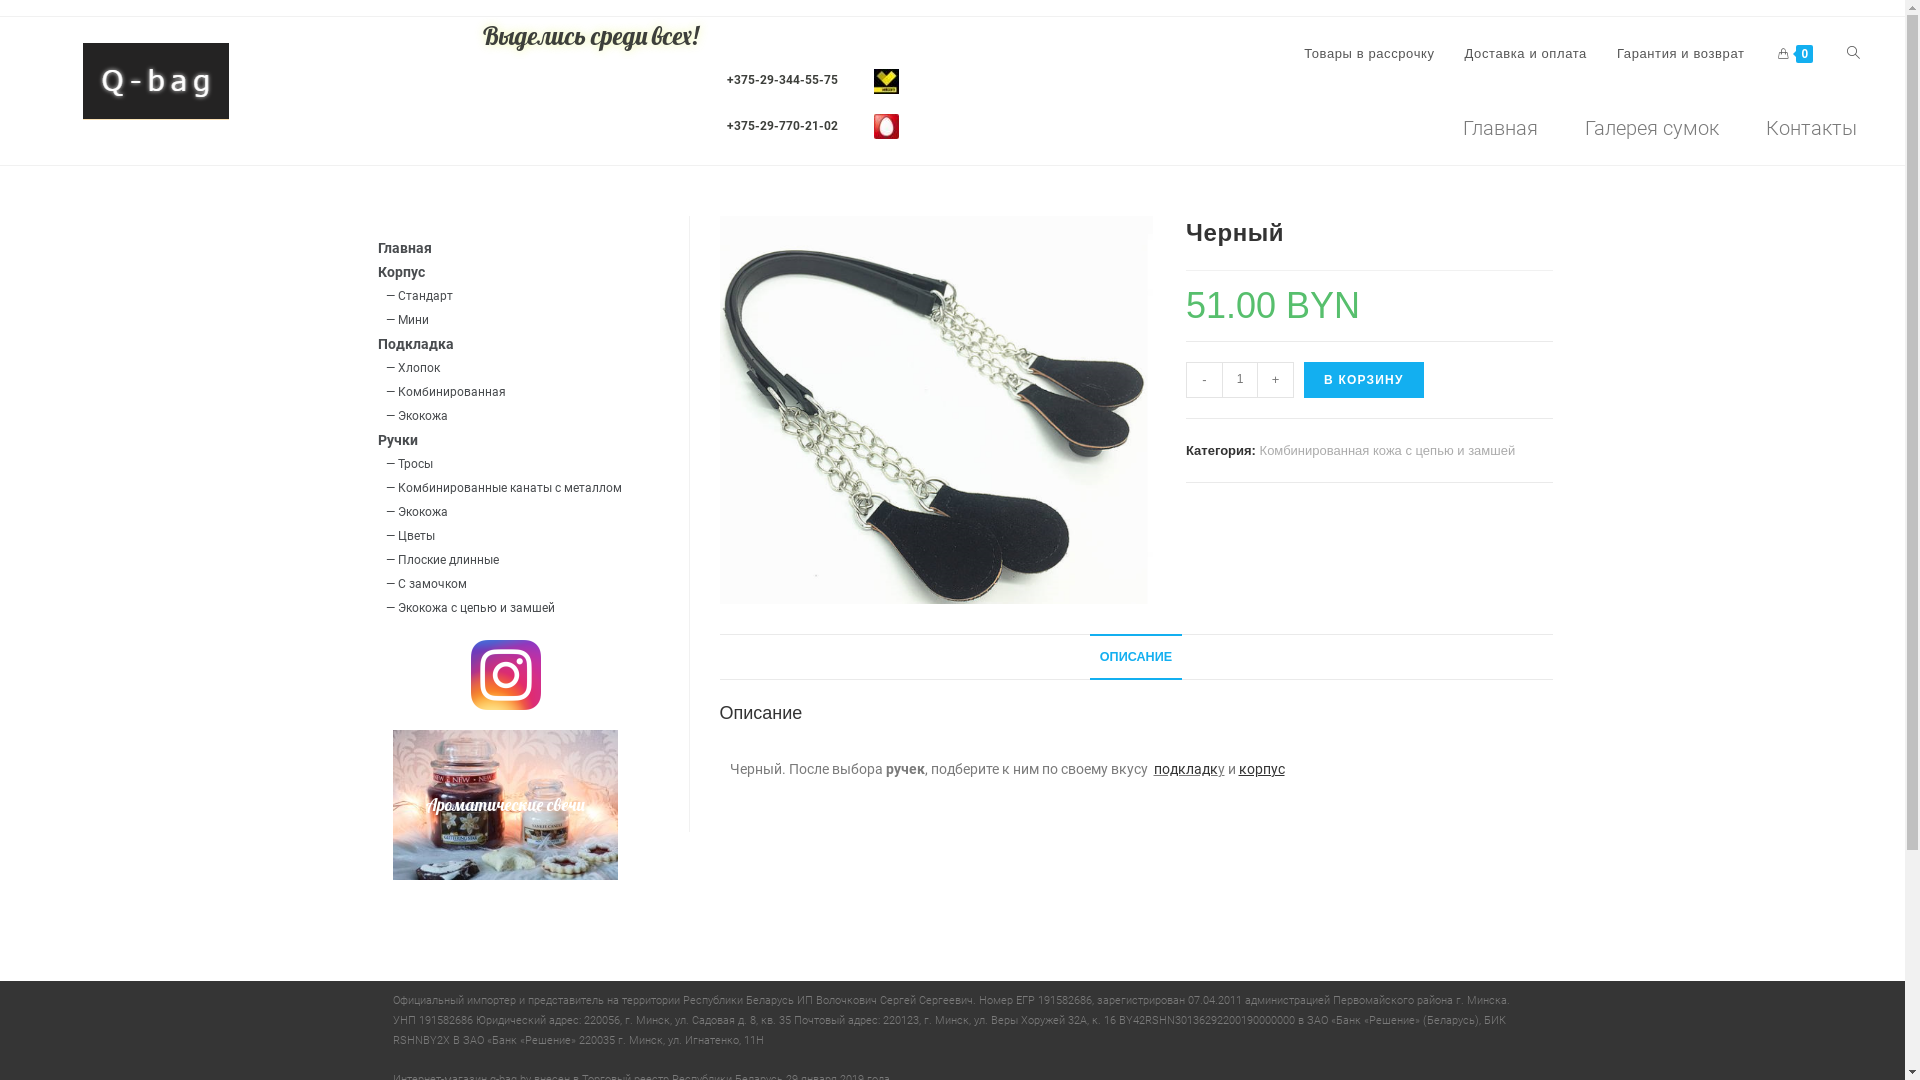  What do you see at coordinates (469, 675) in the screenshot?
I see `'Instagram_AppIcon_Aug2017'` at bounding box center [469, 675].